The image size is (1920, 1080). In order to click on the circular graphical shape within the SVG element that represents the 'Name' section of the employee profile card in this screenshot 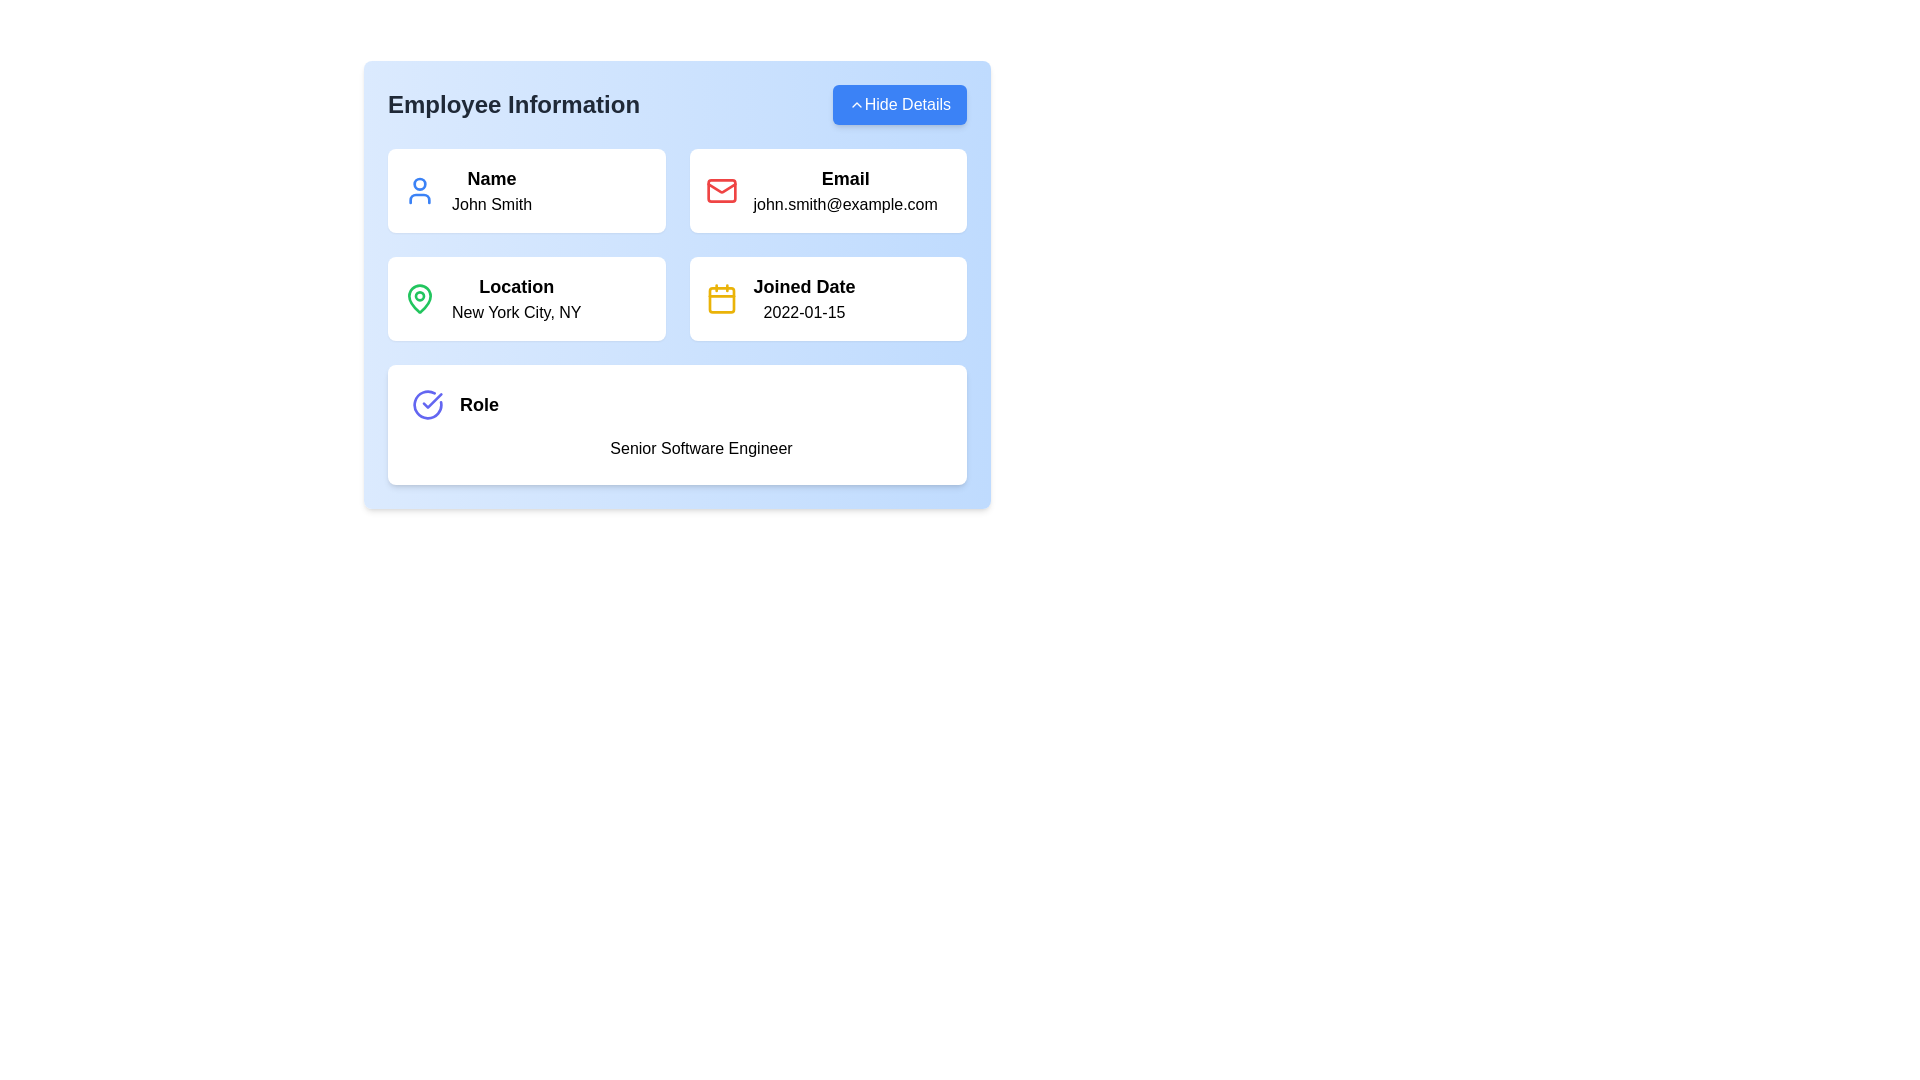, I will do `click(419, 184)`.